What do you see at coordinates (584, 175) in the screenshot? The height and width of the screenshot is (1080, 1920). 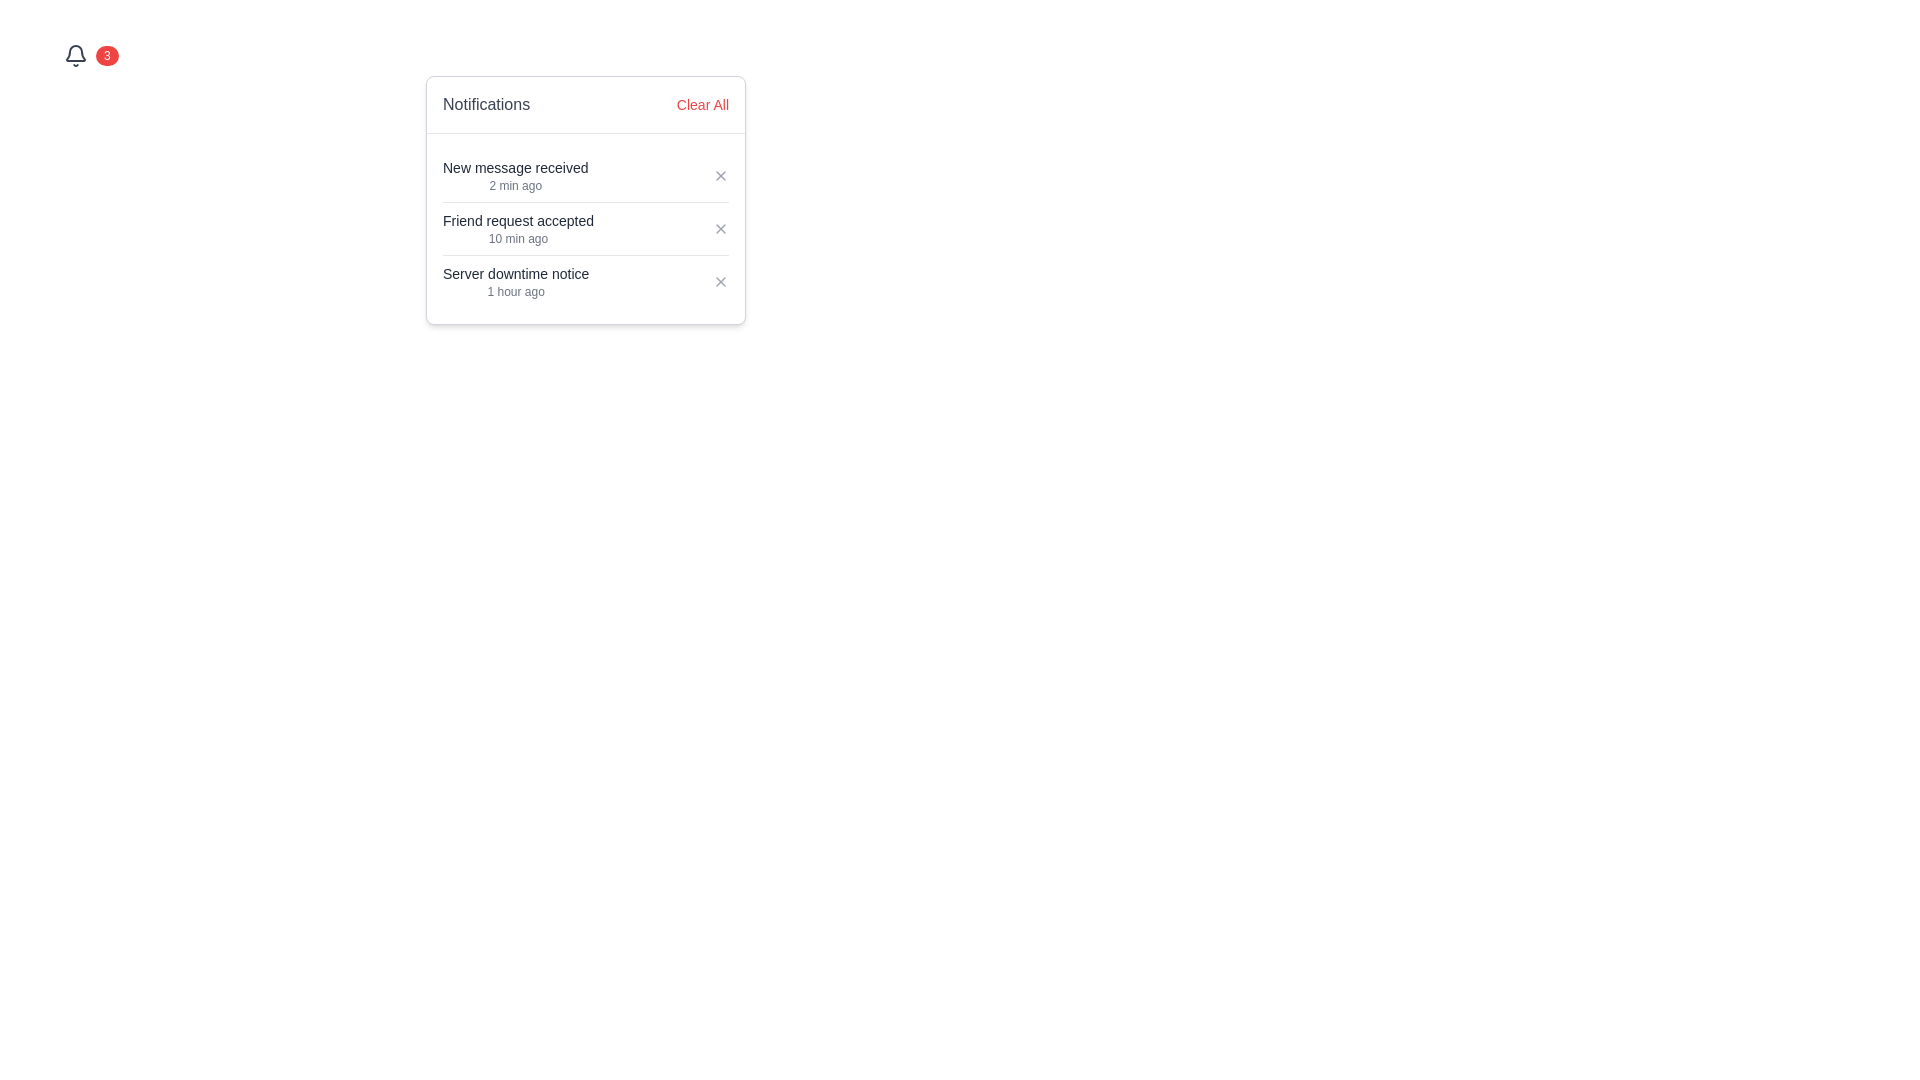 I see `the first notification item in the dropdown panel to focus on it` at bounding box center [584, 175].